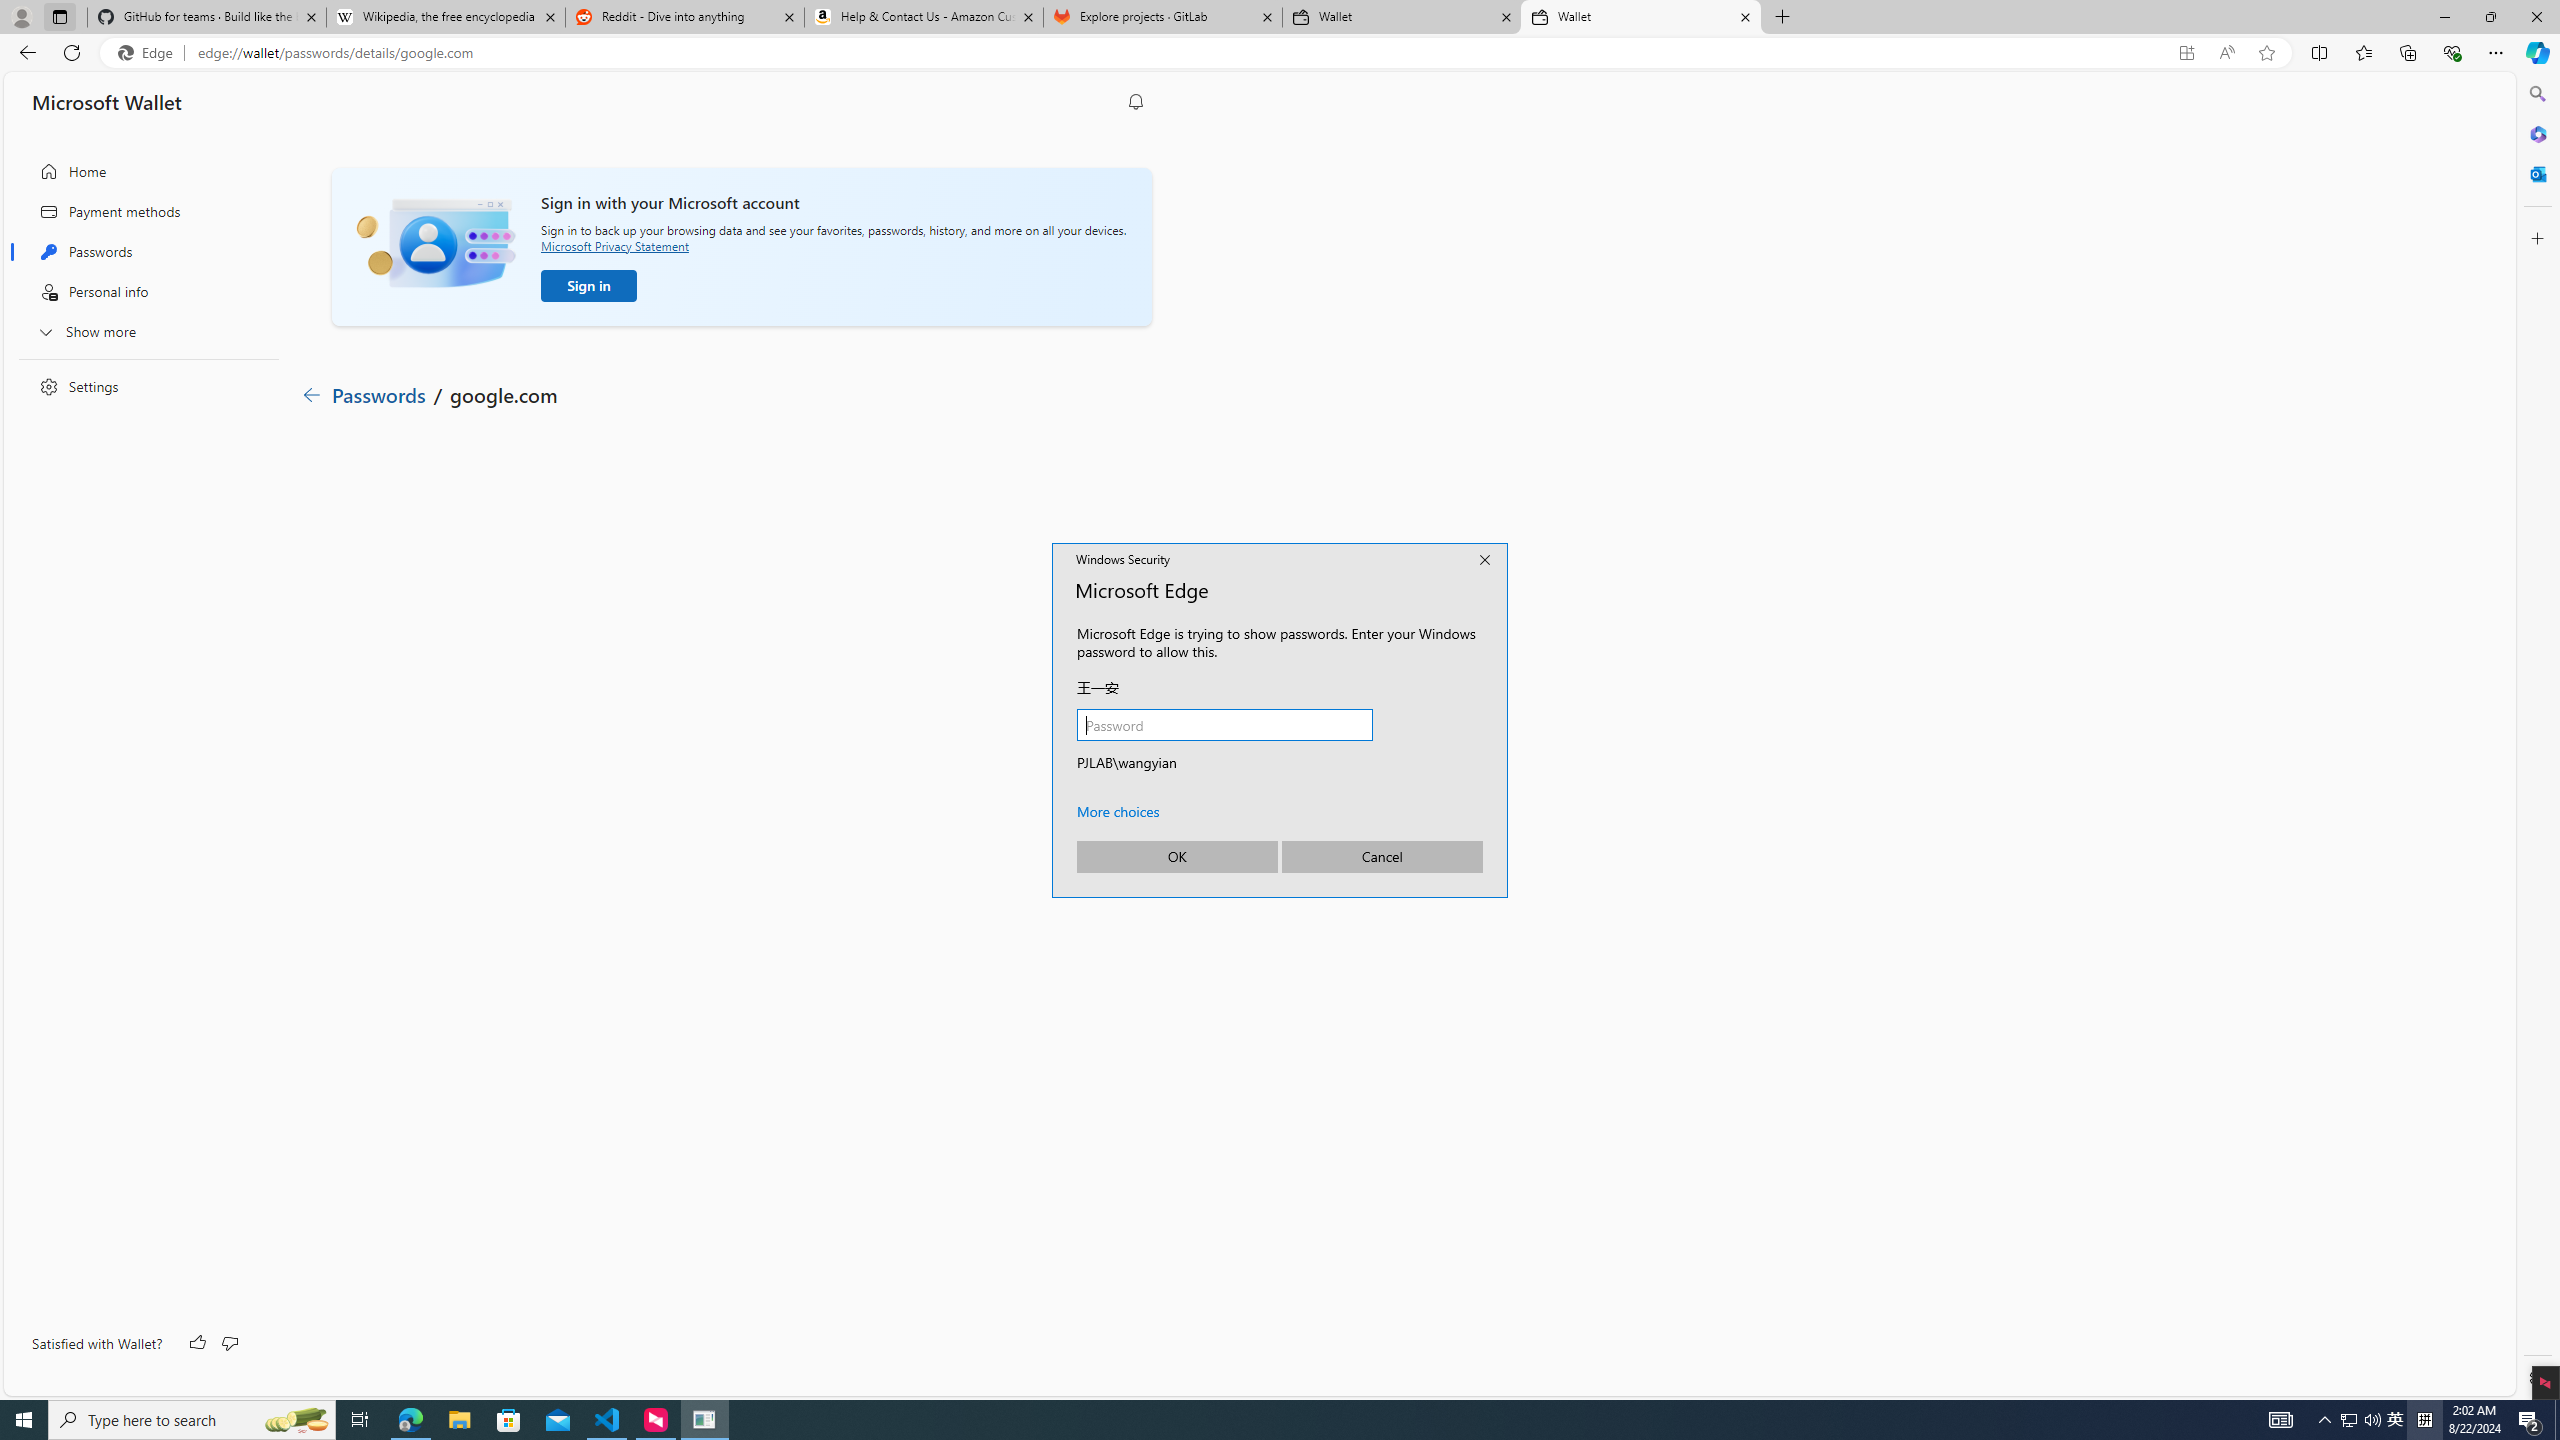  What do you see at coordinates (1381, 855) in the screenshot?
I see `'Cancel'` at bounding box center [1381, 855].